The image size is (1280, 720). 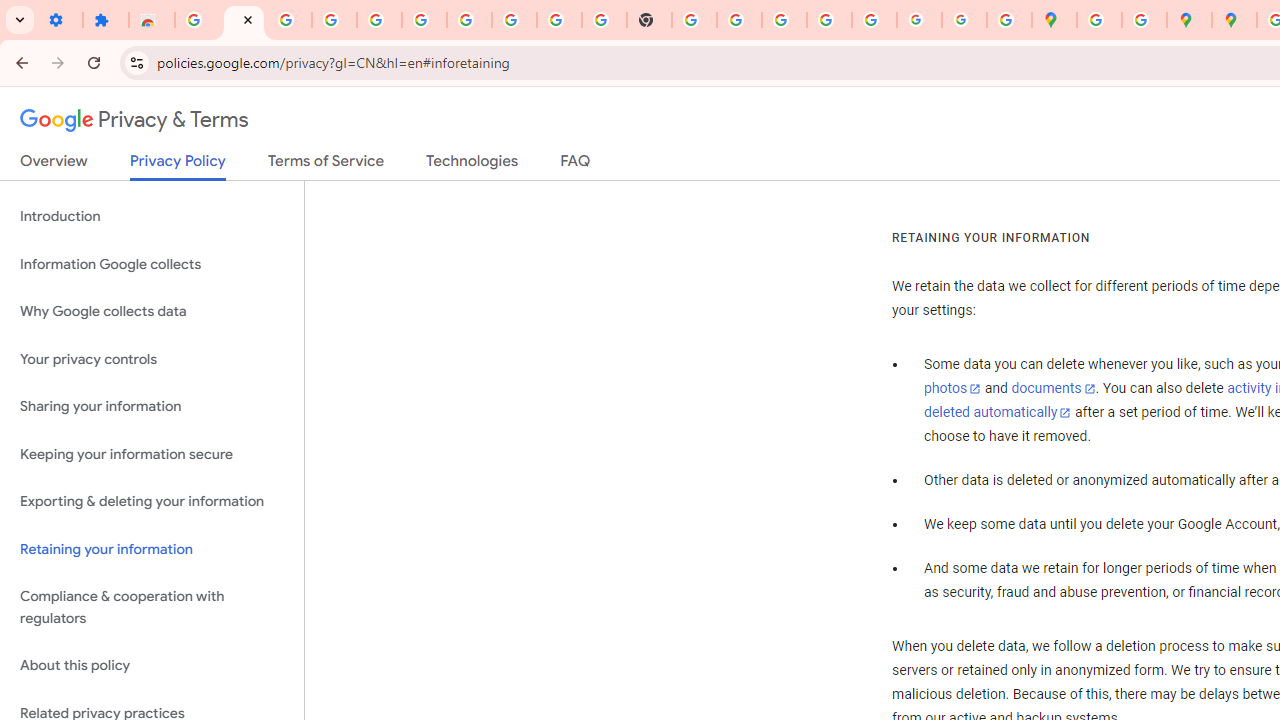 What do you see at coordinates (198, 20) in the screenshot?
I see `'Sign in - Google Accounts'` at bounding box center [198, 20].